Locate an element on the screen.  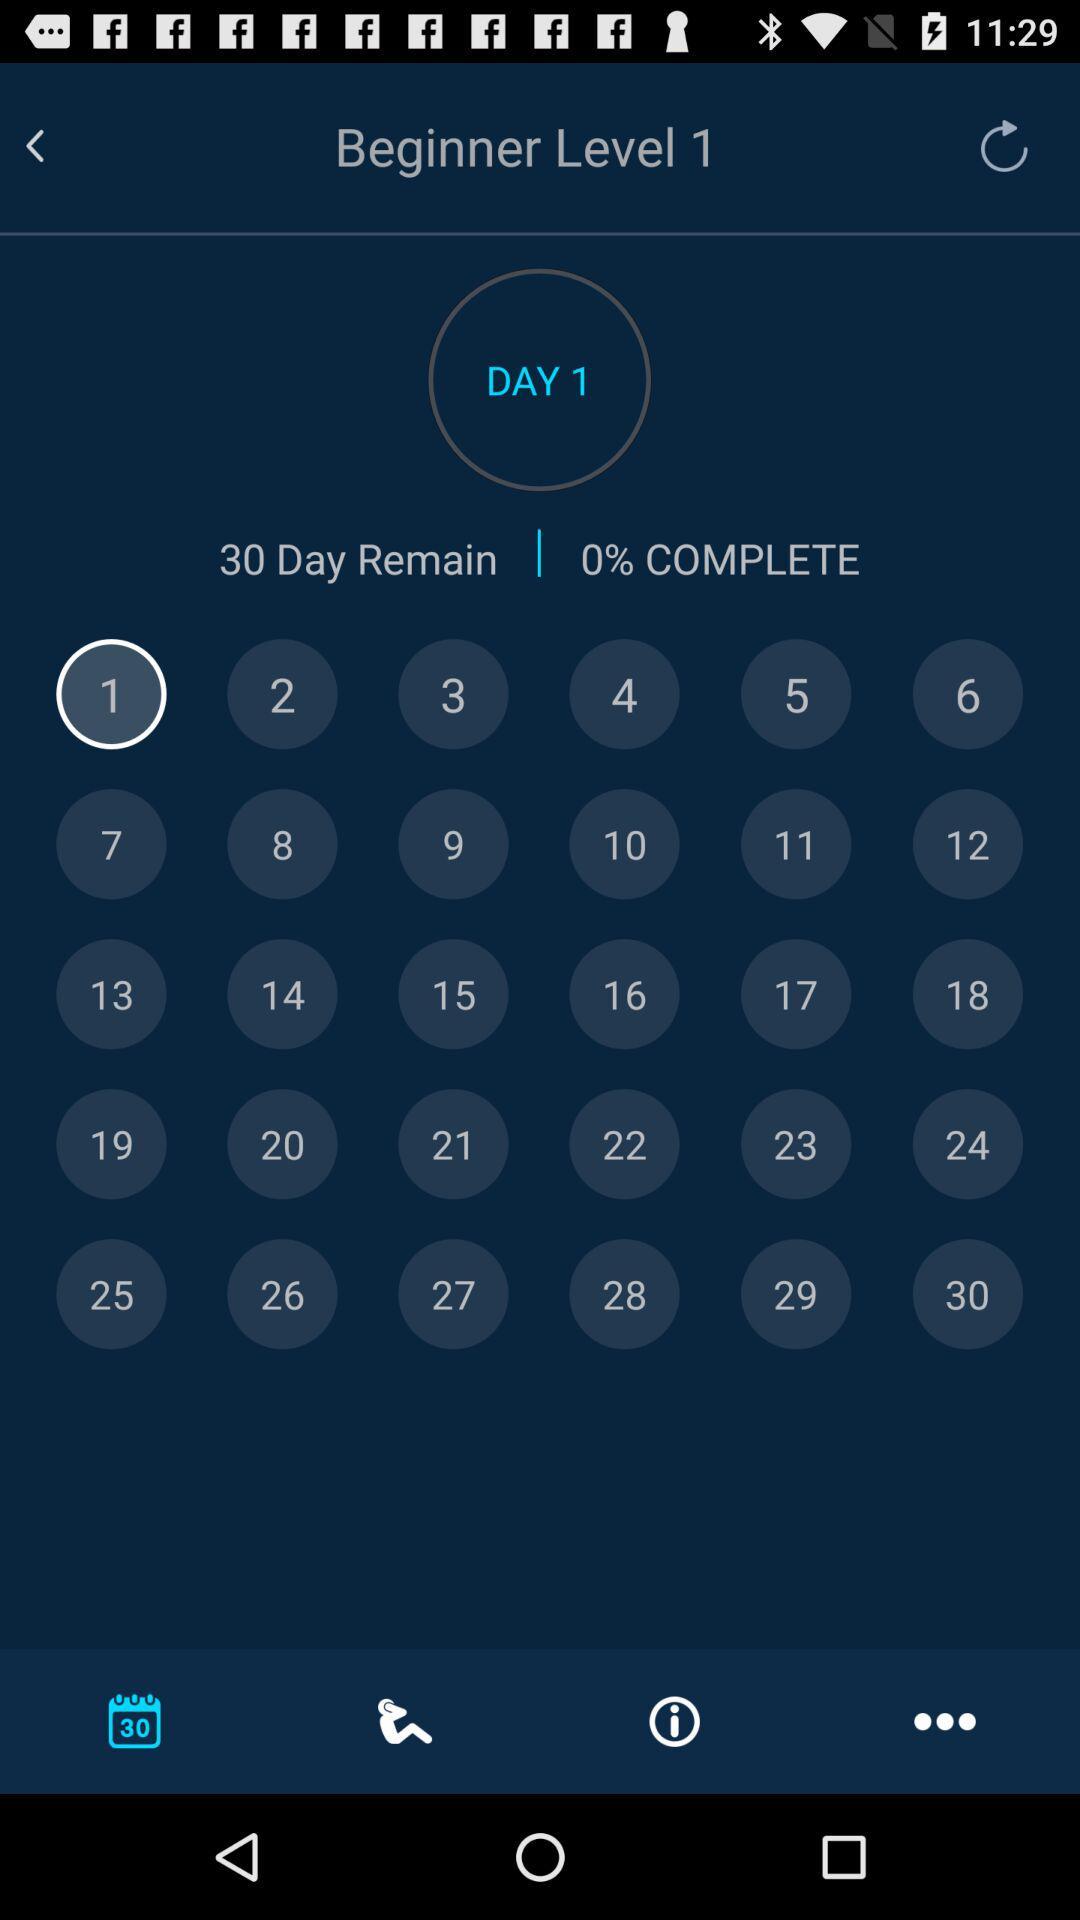
level 8 is located at coordinates (282, 844).